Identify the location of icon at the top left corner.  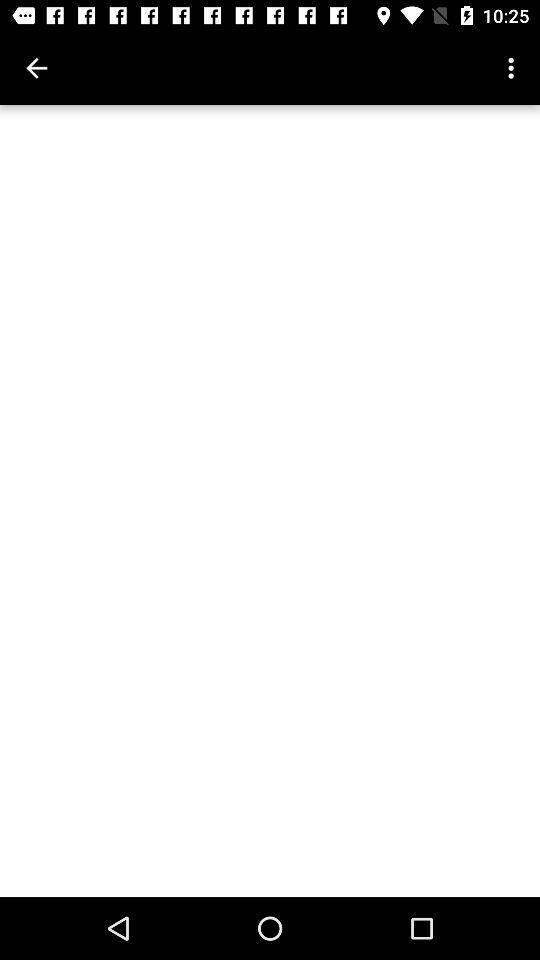
(36, 68).